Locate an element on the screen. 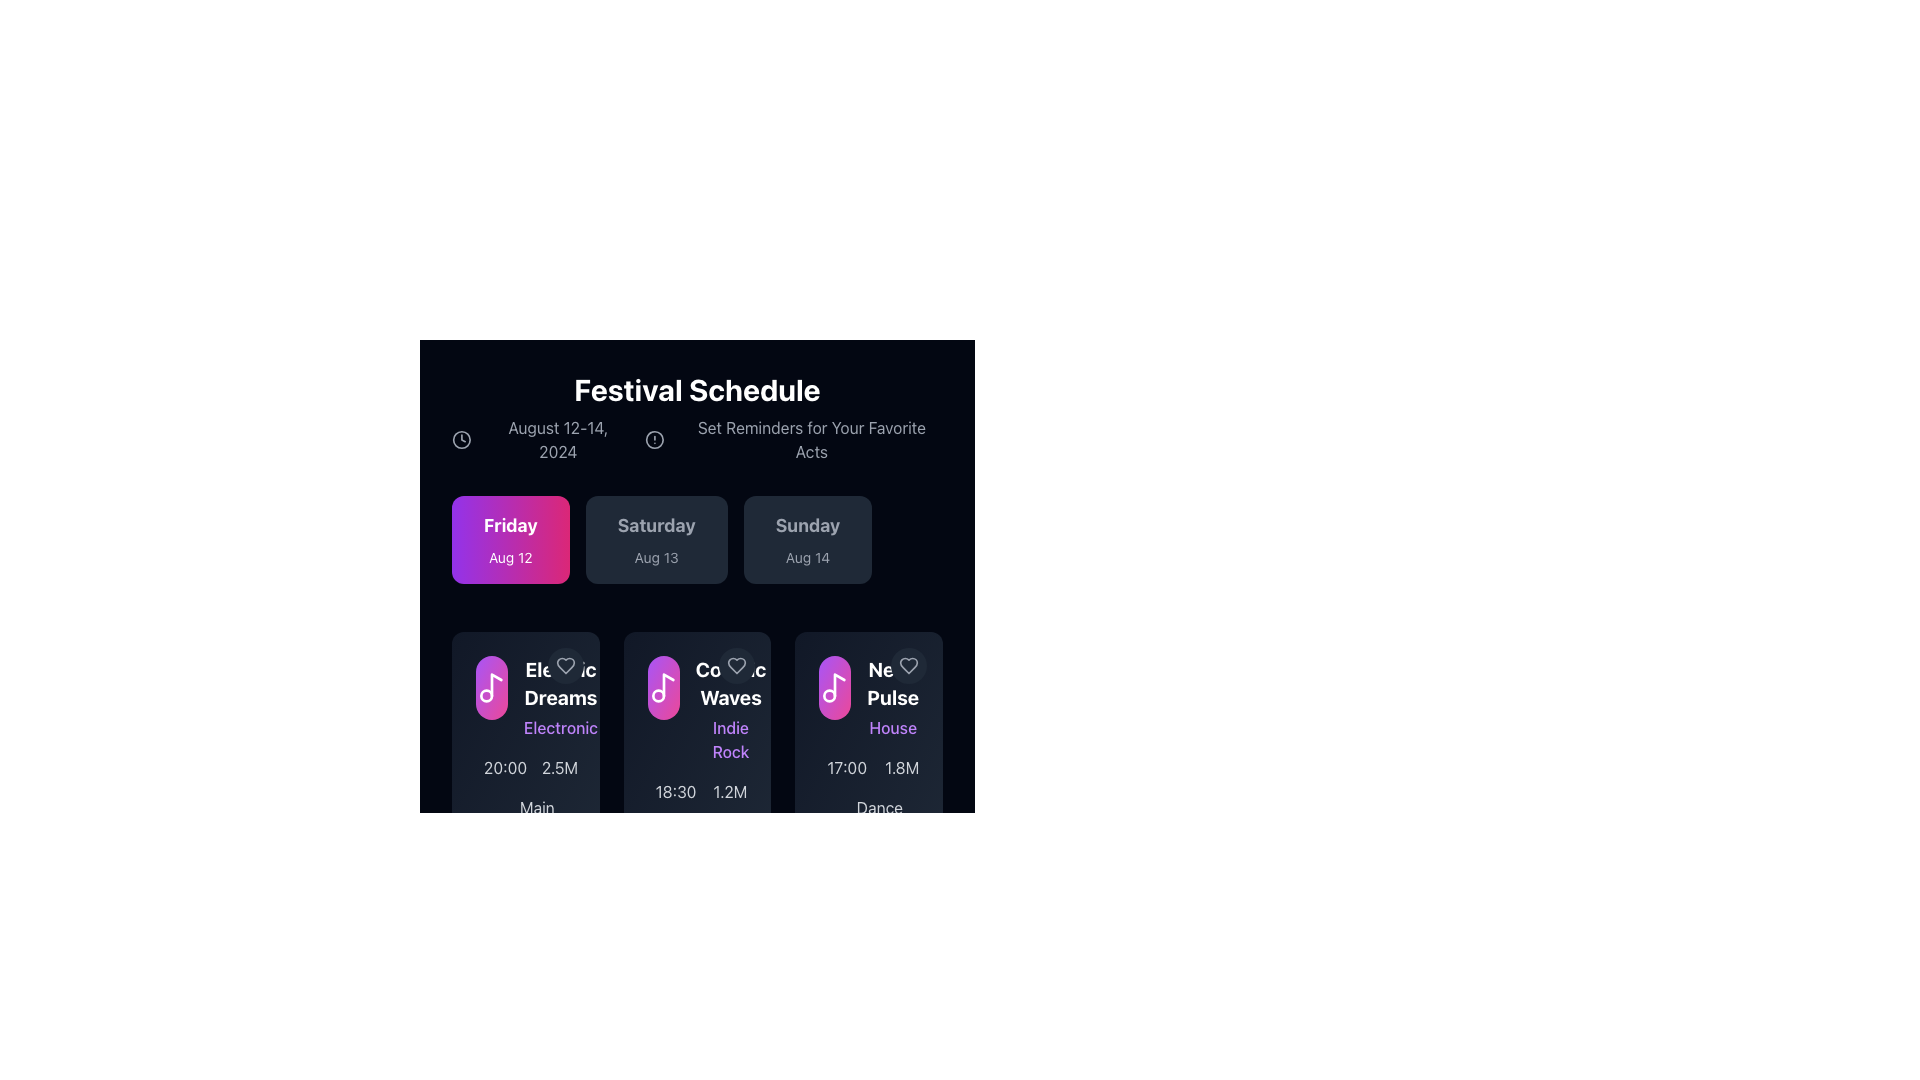  the text label in the bottom right corner of the schedule items card that displays the event title and category is located at coordinates (892, 697).